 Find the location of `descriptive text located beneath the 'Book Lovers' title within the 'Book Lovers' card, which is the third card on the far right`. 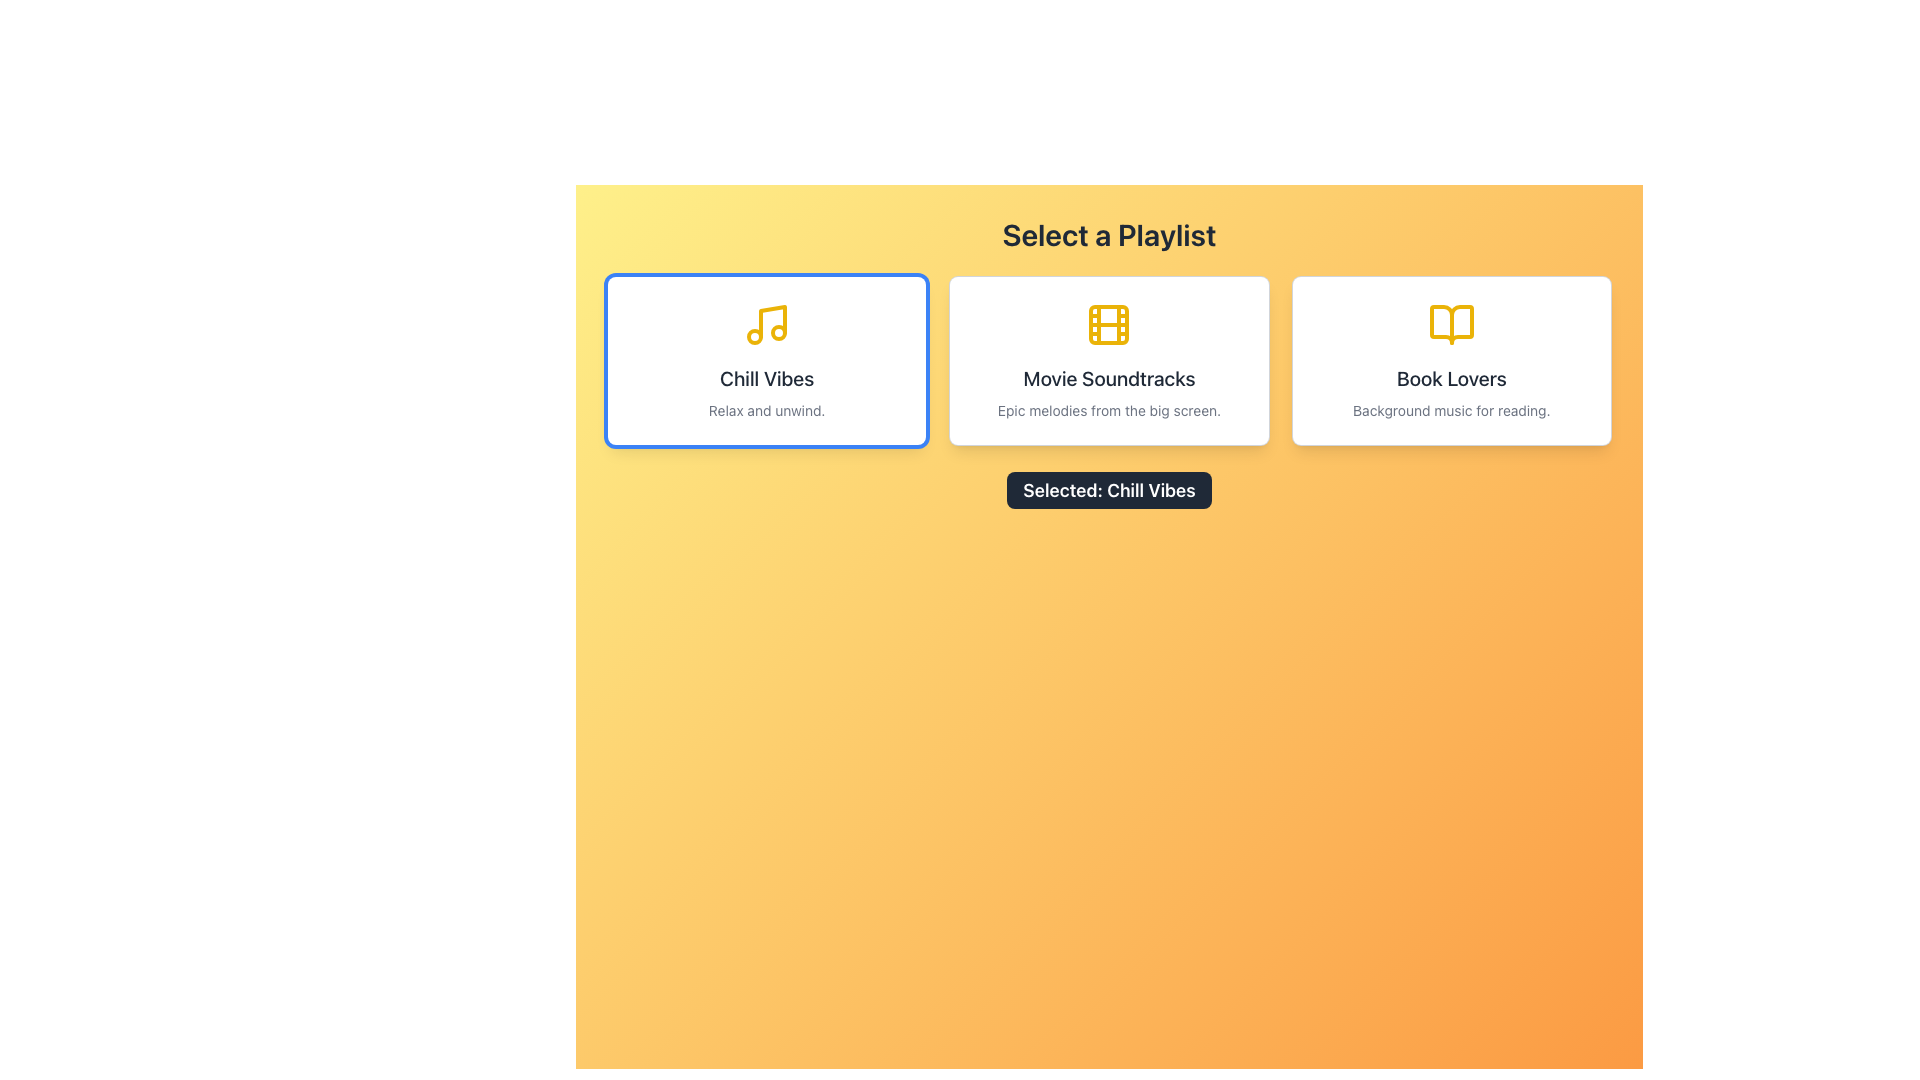

descriptive text located beneath the 'Book Lovers' title within the 'Book Lovers' card, which is the third card on the far right is located at coordinates (1451, 410).